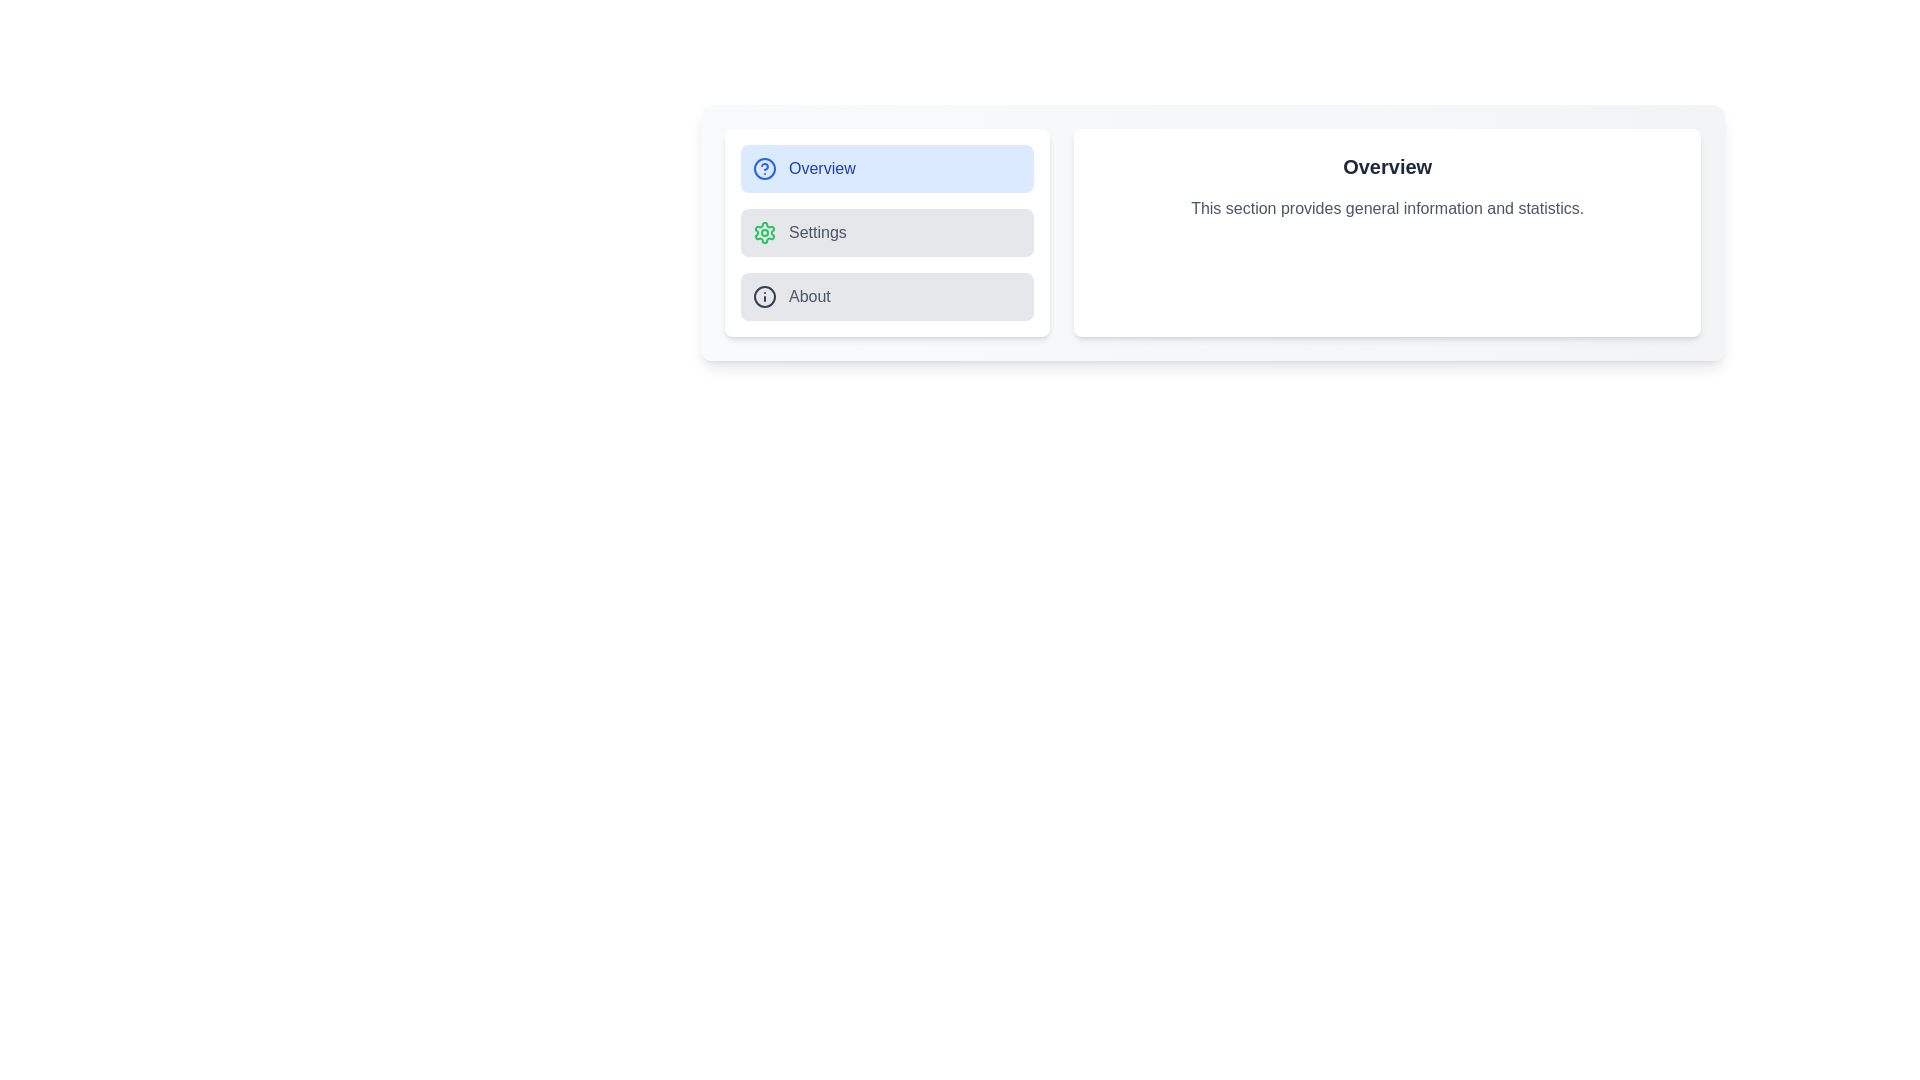 Image resolution: width=1920 pixels, height=1080 pixels. What do you see at coordinates (886, 168) in the screenshot?
I see `the Overview tab to display its content in the main section` at bounding box center [886, 168].